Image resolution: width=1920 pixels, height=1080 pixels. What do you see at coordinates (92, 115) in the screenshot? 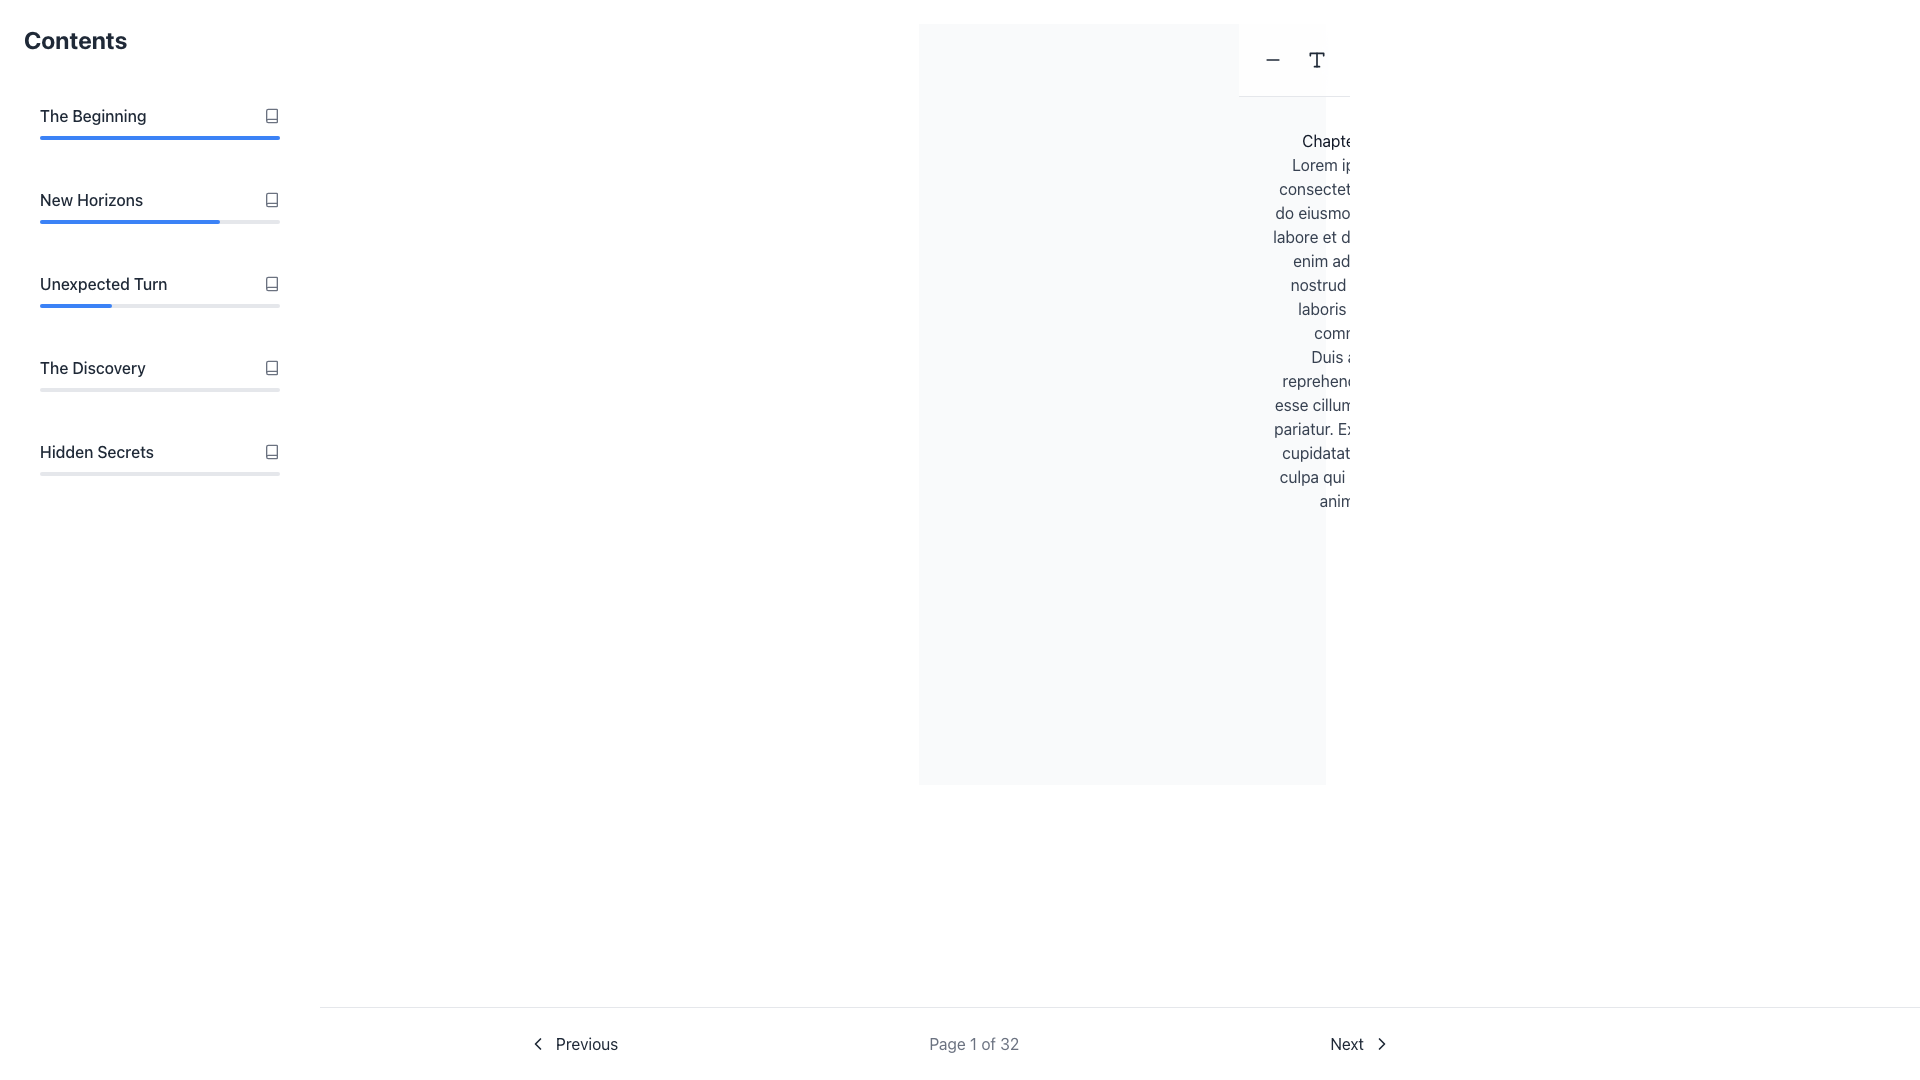
I see `the text label displaying 'The Beginning', which is located at the top of the list under the heading 'Contents'` at bounding box center [92, 115].